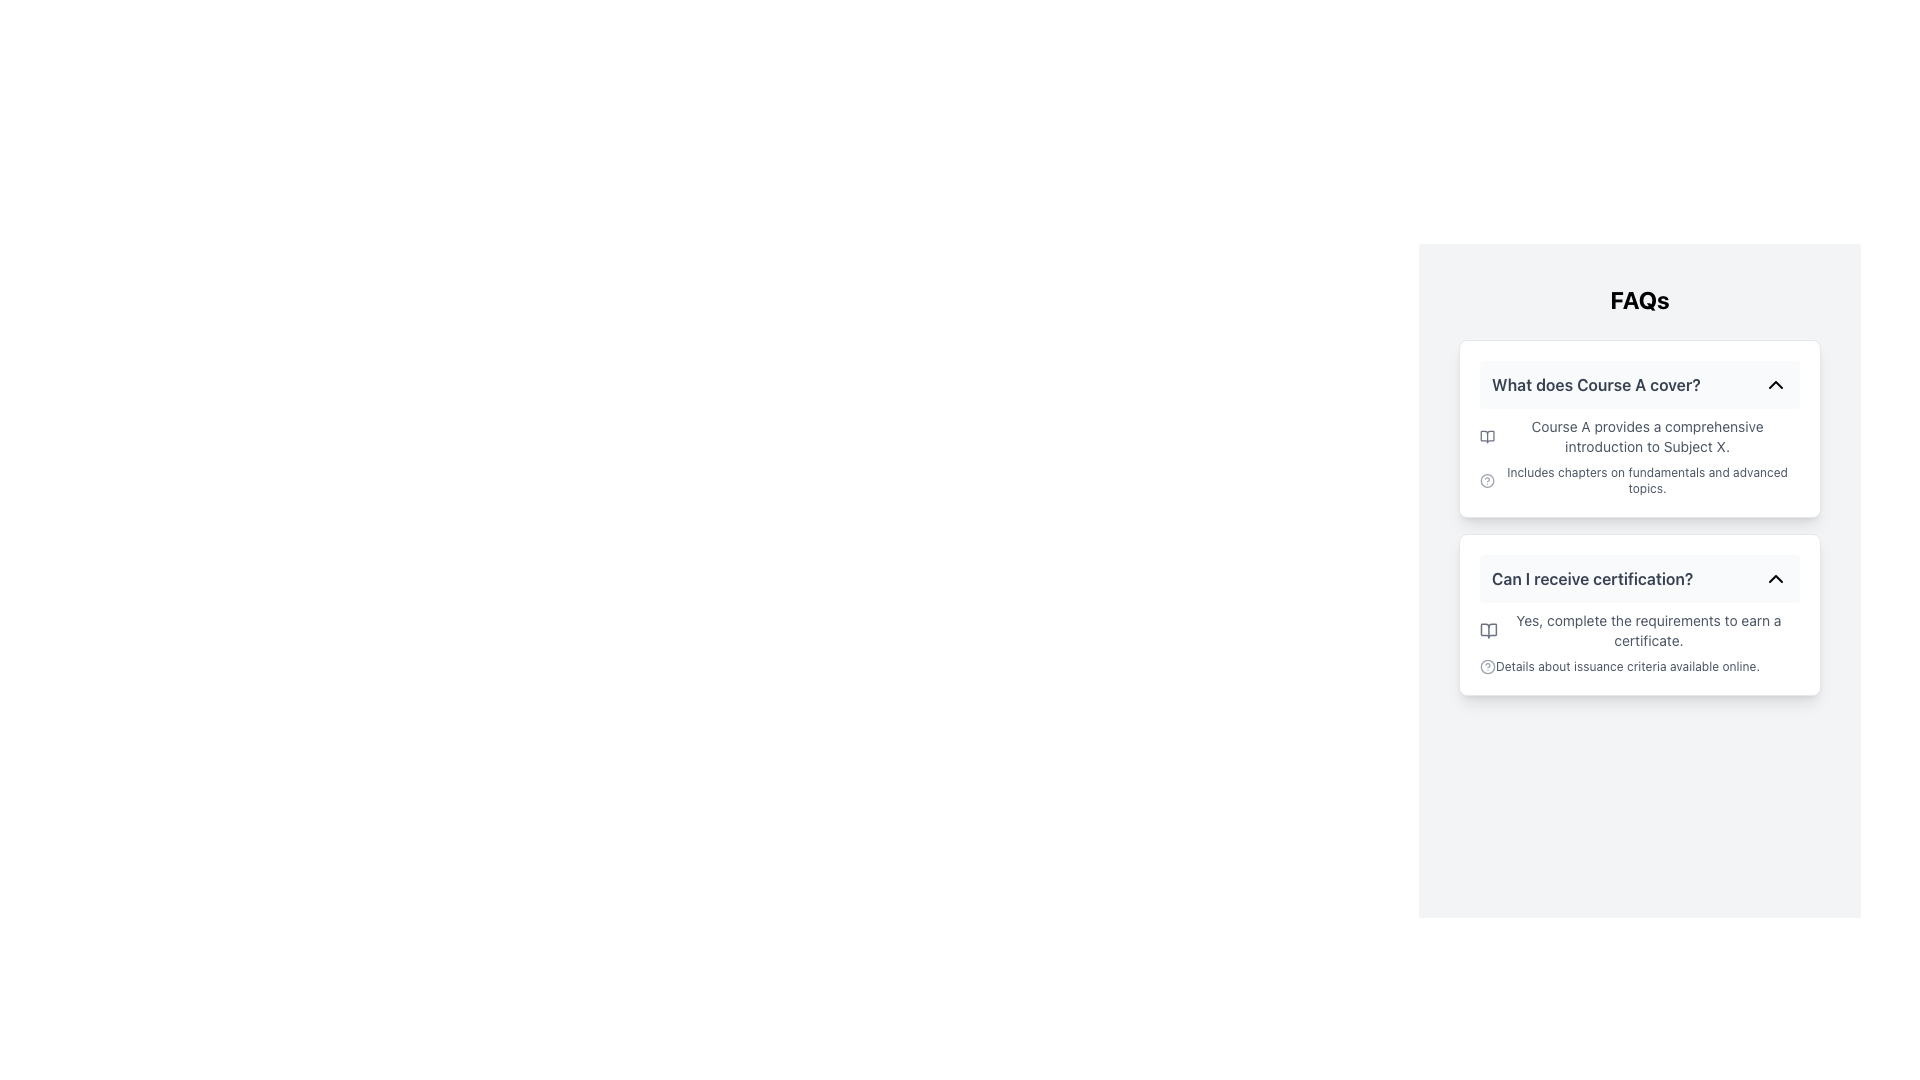 The width and height of the screenshot is (1920, 1080). Describe the element at coordinates (1640, 631) in the screenshot. I see `text label that provides information about earning a certificate, located under the FAQ question 'Can I receive certification?'` at that location.